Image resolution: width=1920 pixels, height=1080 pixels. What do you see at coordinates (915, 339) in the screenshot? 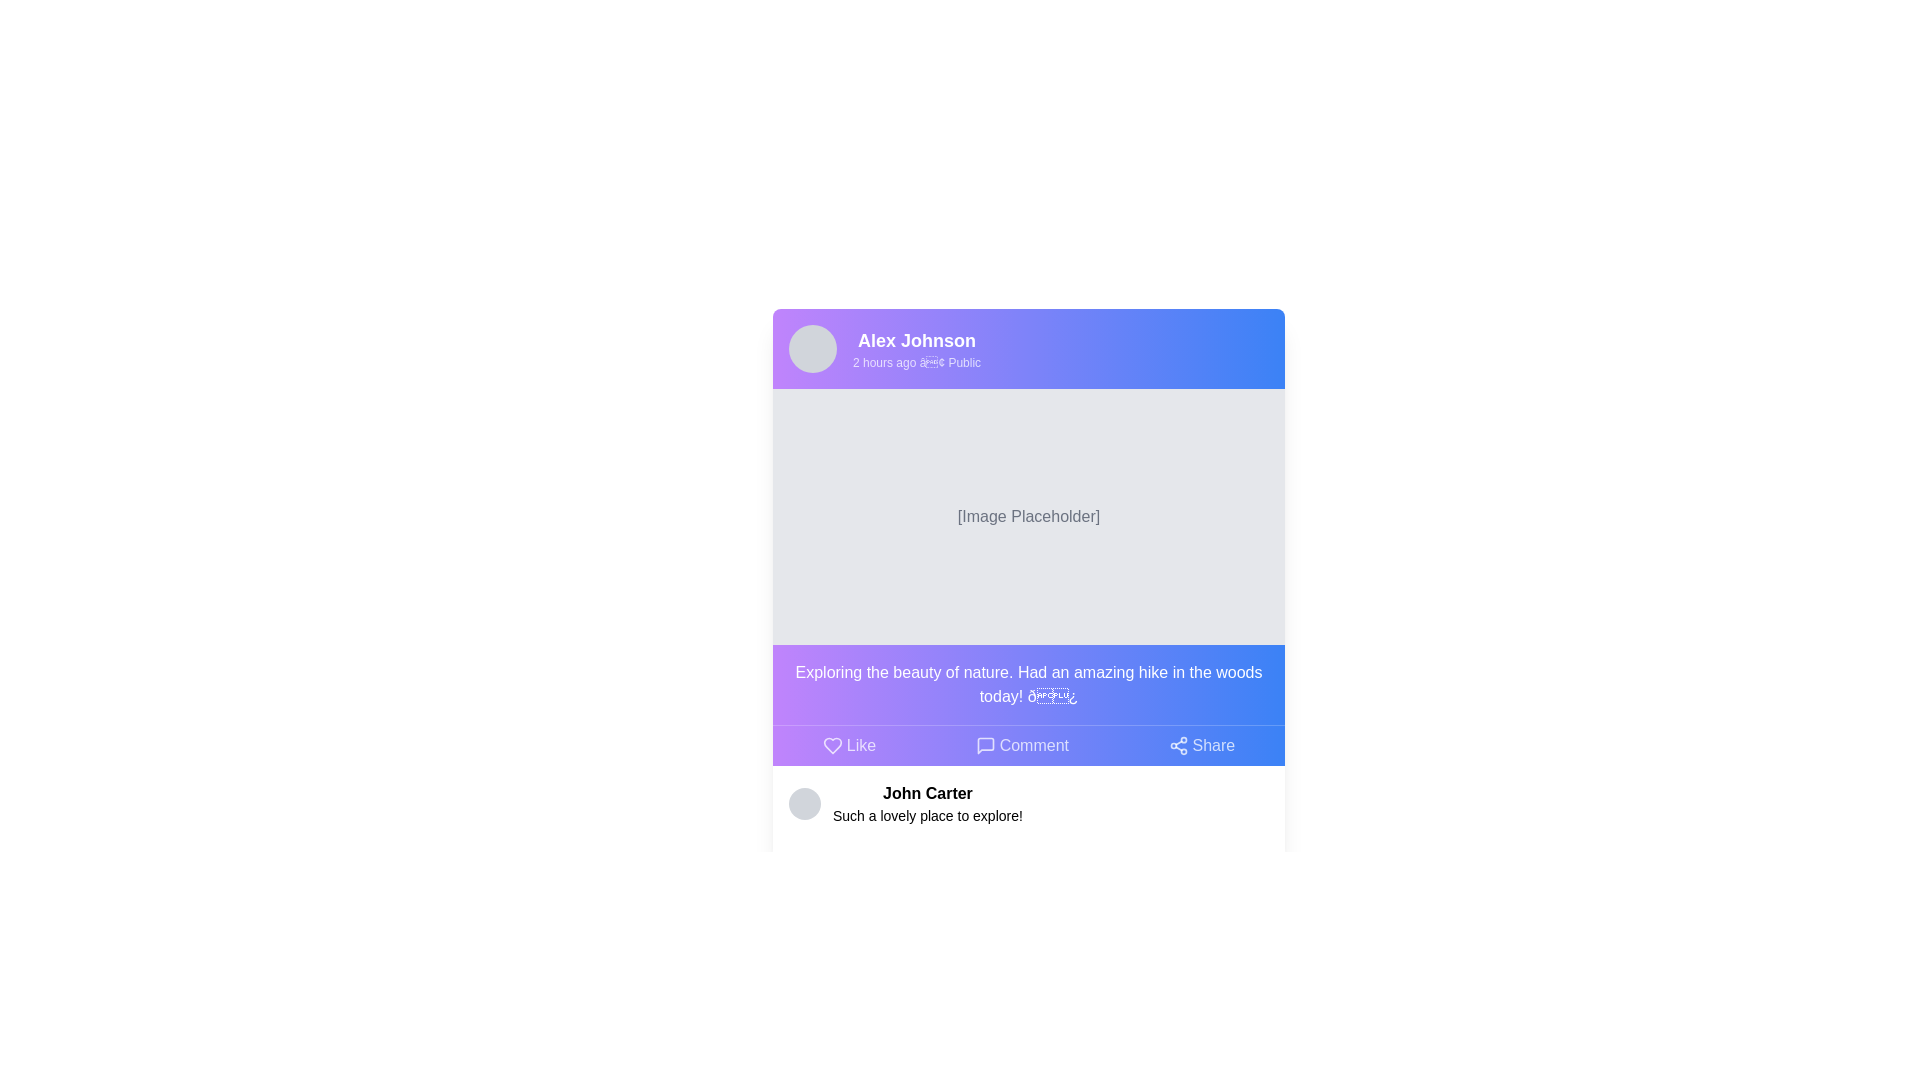
I see `text label identifying the author or user associated with the post, located in the upper-left section of the interface, before the text '2 hours ago • Public'` at bounding box center [915, 339].